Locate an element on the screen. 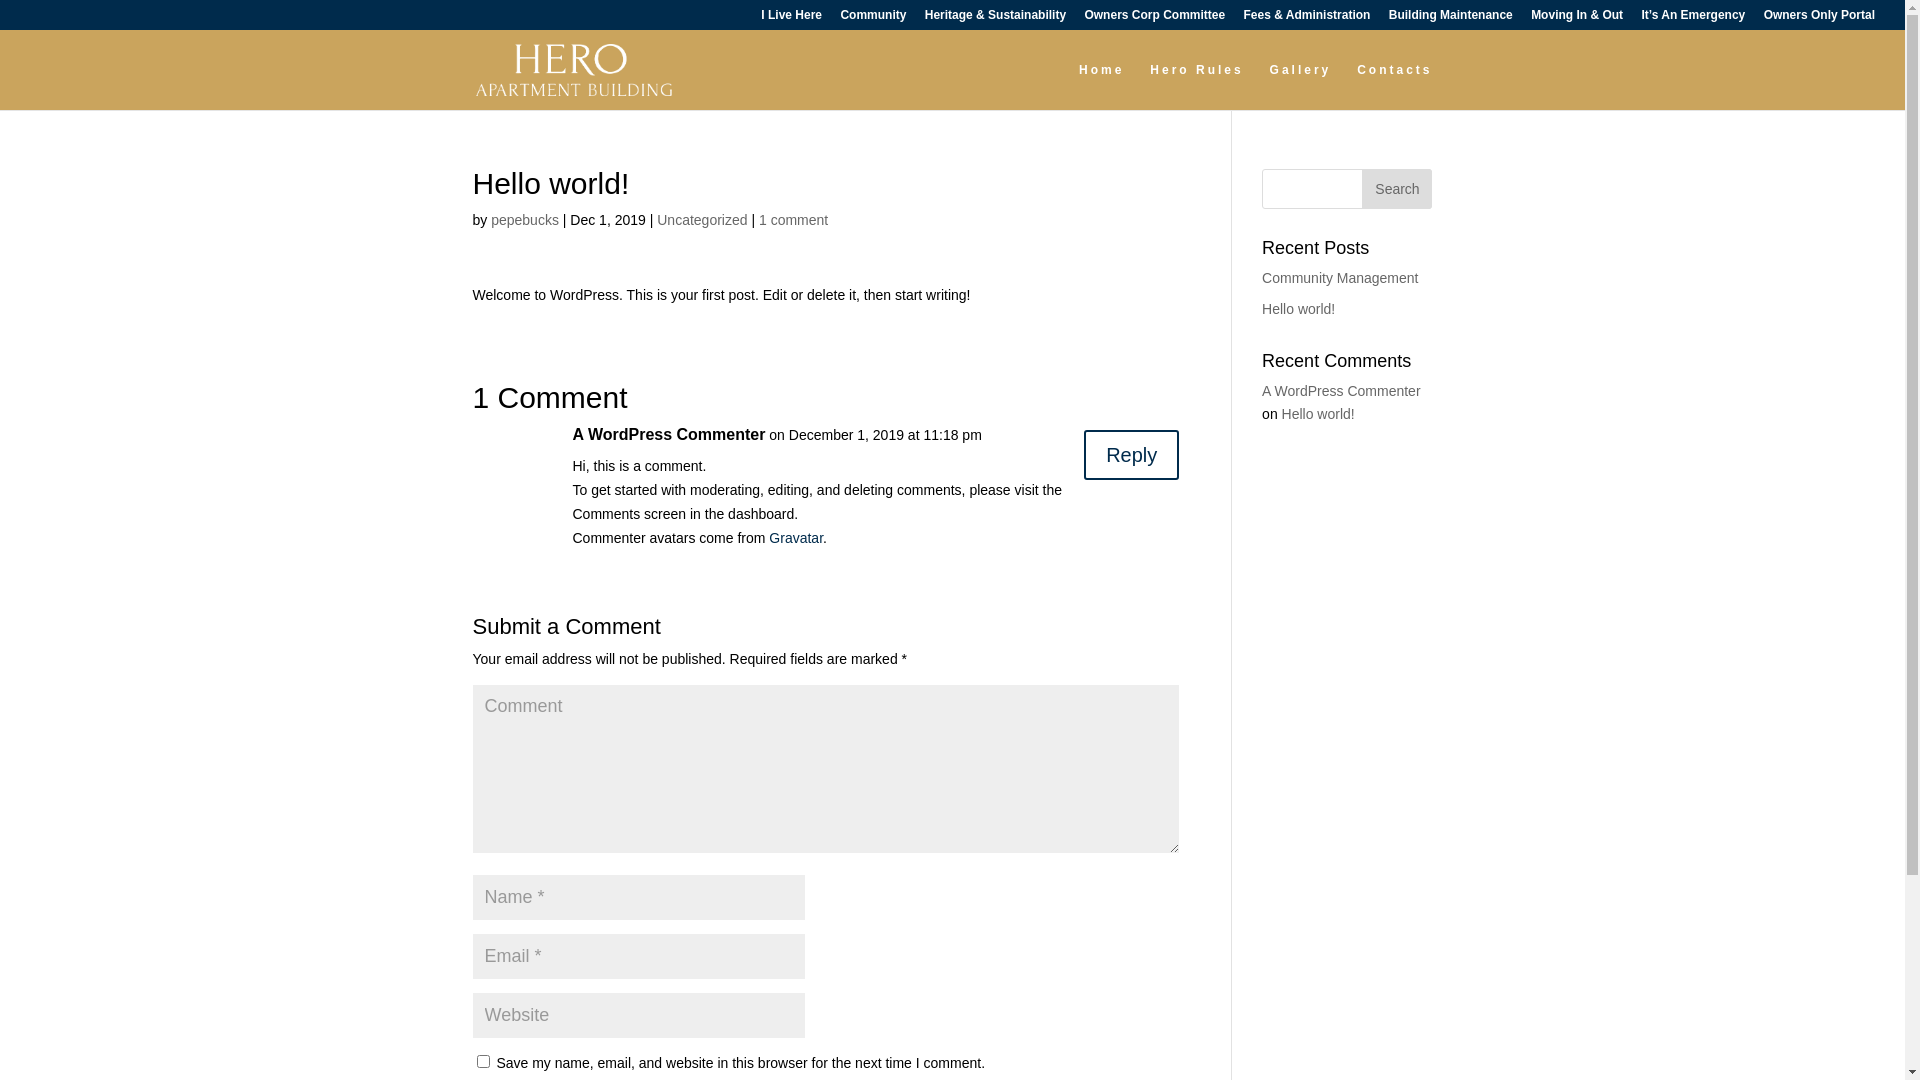  'Owners Only Portal' is located at coordinates (1819, 19).